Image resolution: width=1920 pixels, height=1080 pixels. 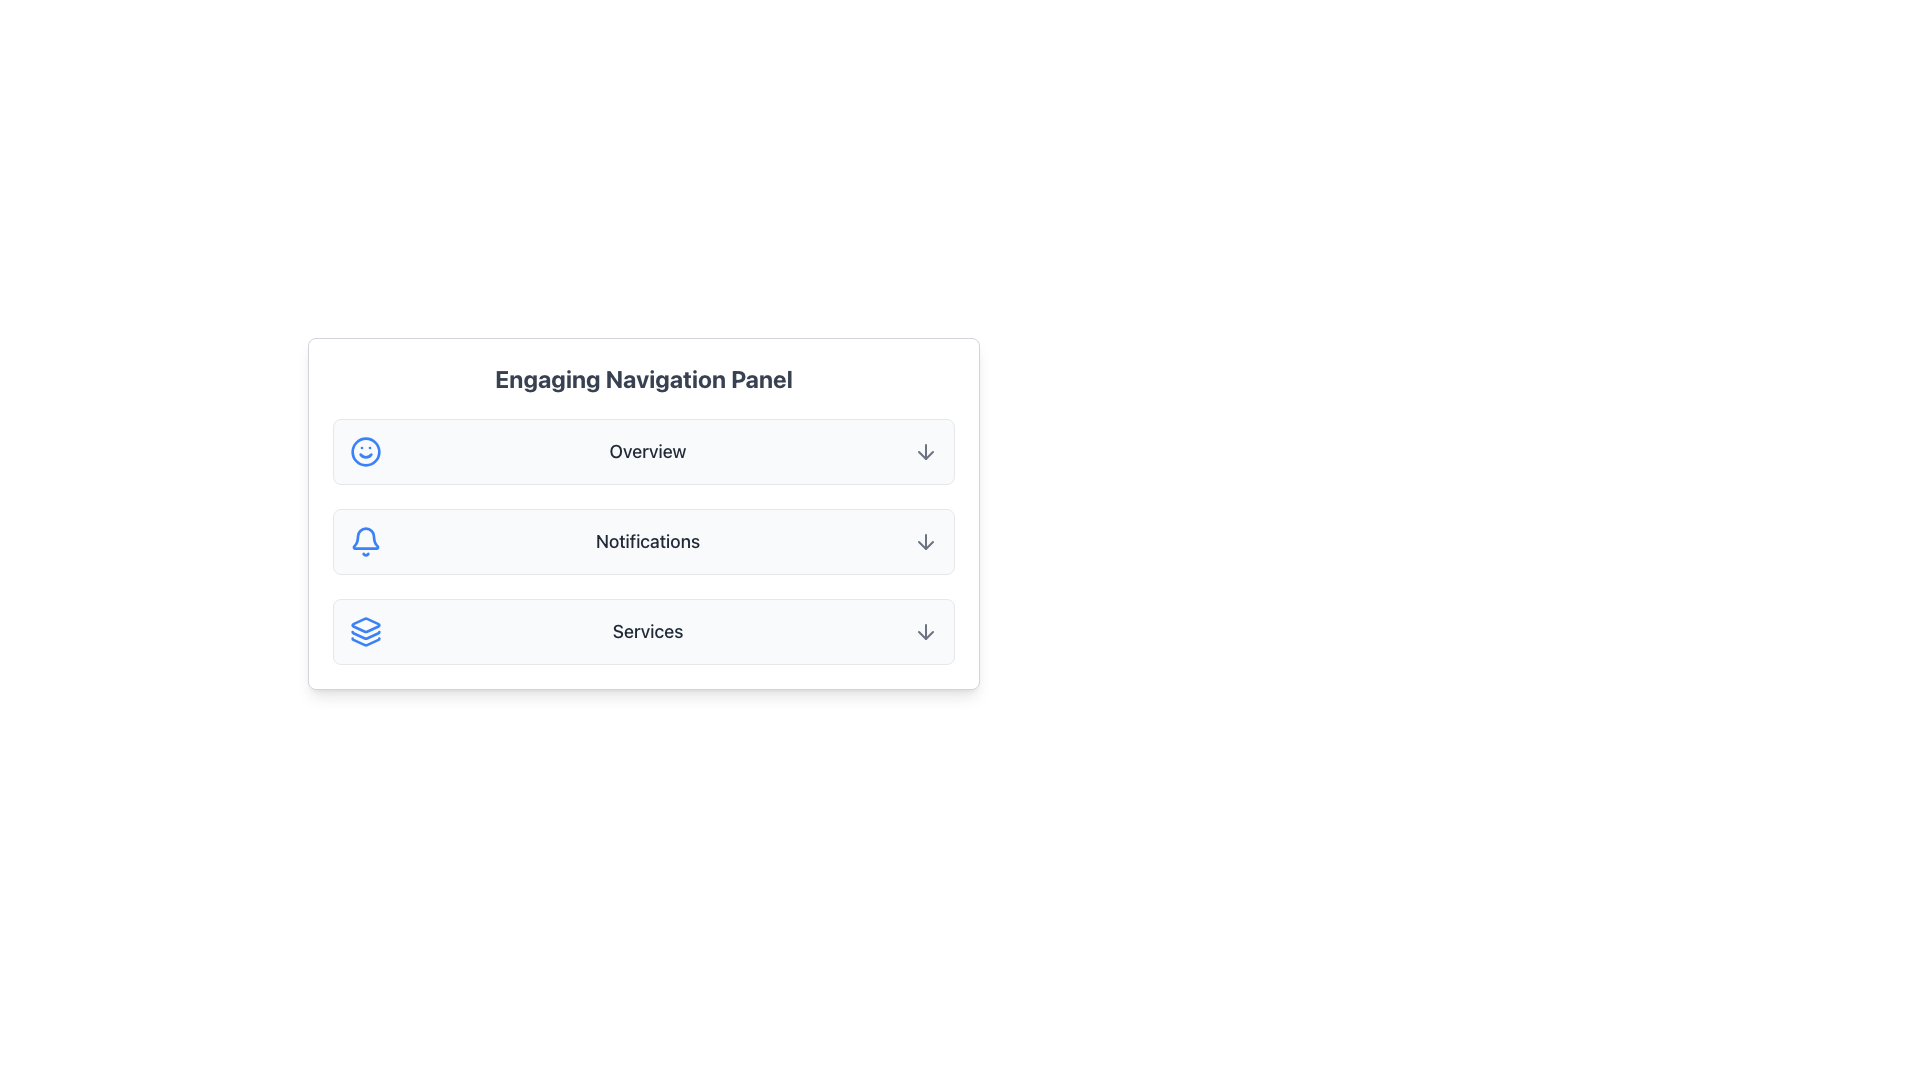 What do you see at coordinates (925, 632) in the screenshot?
I see `the downward arrow icon located at the far right of the 'Services' section in the navigation panel` at bounding box center [925, 632].